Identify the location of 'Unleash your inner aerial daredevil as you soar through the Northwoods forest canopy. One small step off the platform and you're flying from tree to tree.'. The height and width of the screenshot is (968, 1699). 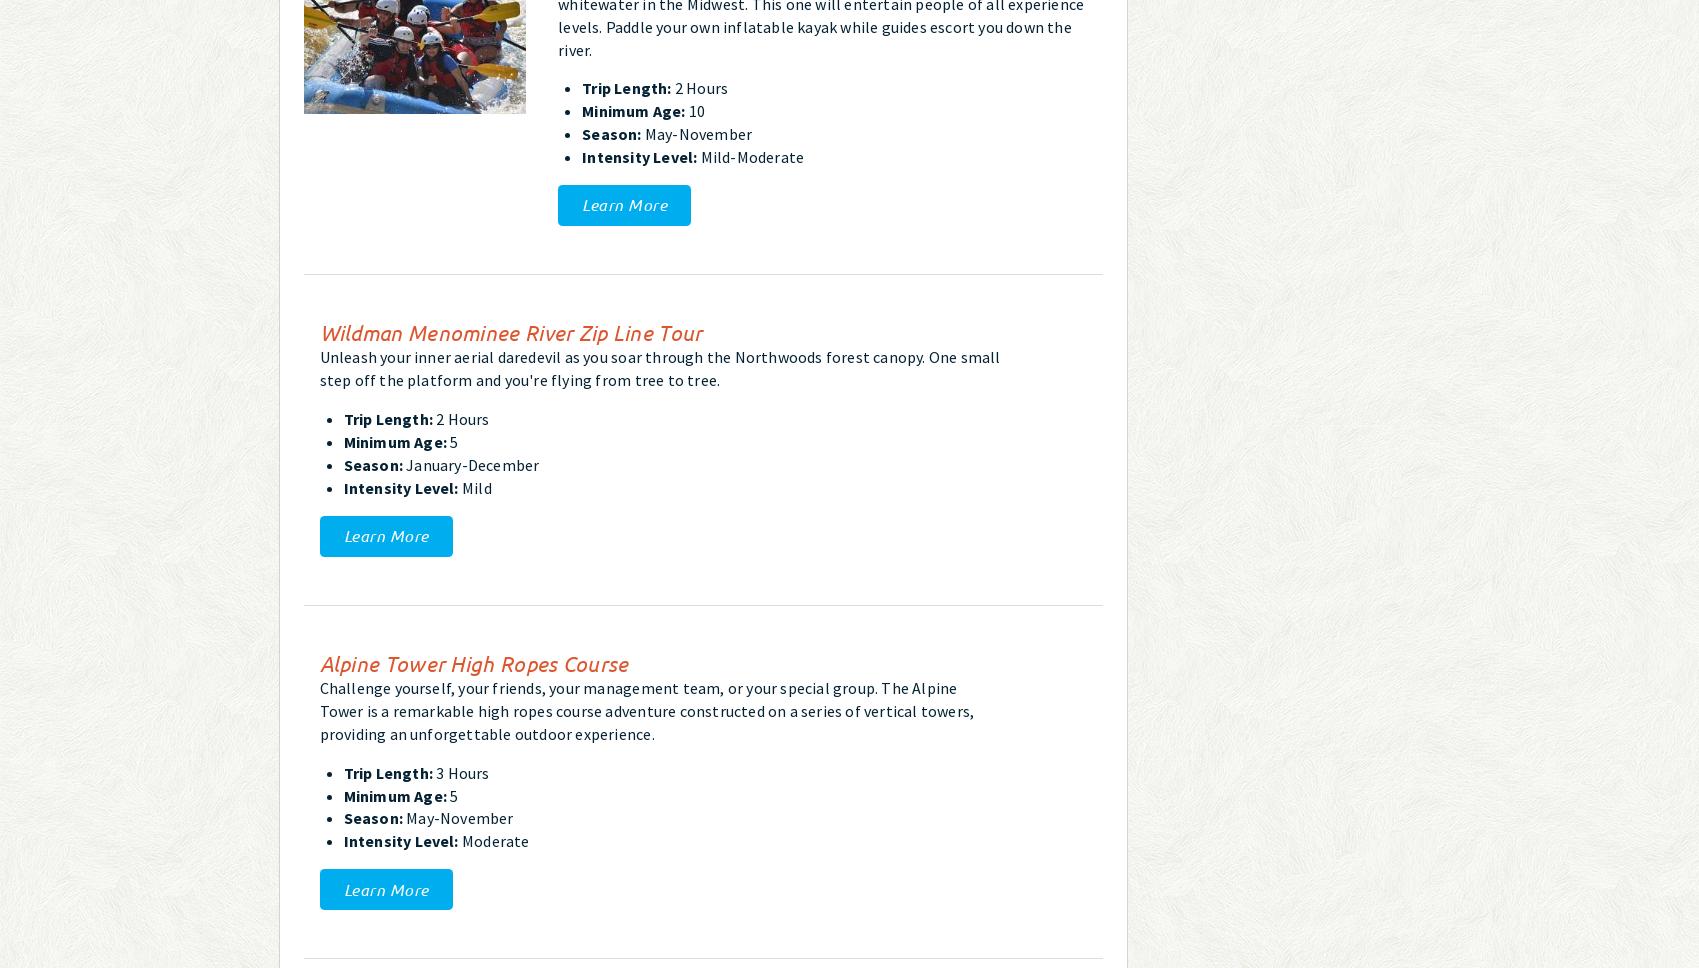
(318, 367).